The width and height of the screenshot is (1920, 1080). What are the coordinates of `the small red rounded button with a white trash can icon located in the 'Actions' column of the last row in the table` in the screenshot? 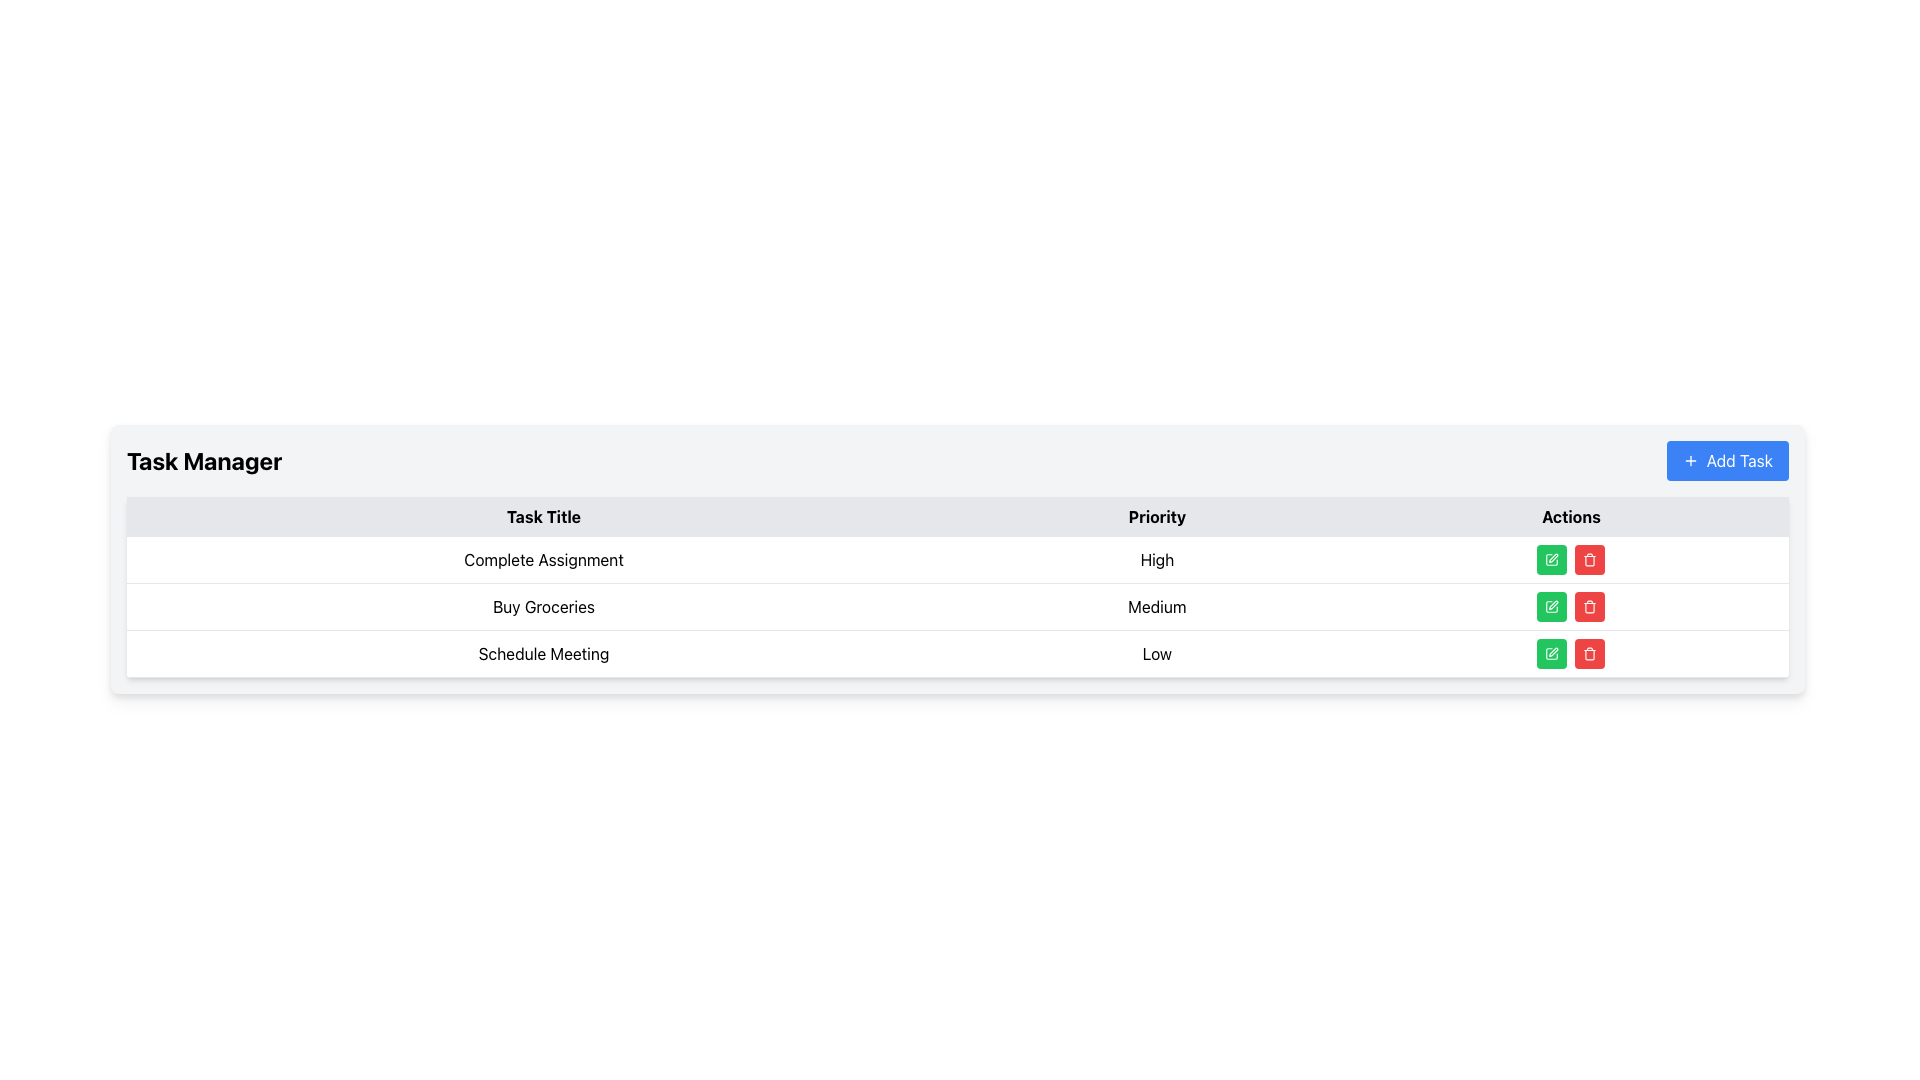 It's located at (1589, 559).